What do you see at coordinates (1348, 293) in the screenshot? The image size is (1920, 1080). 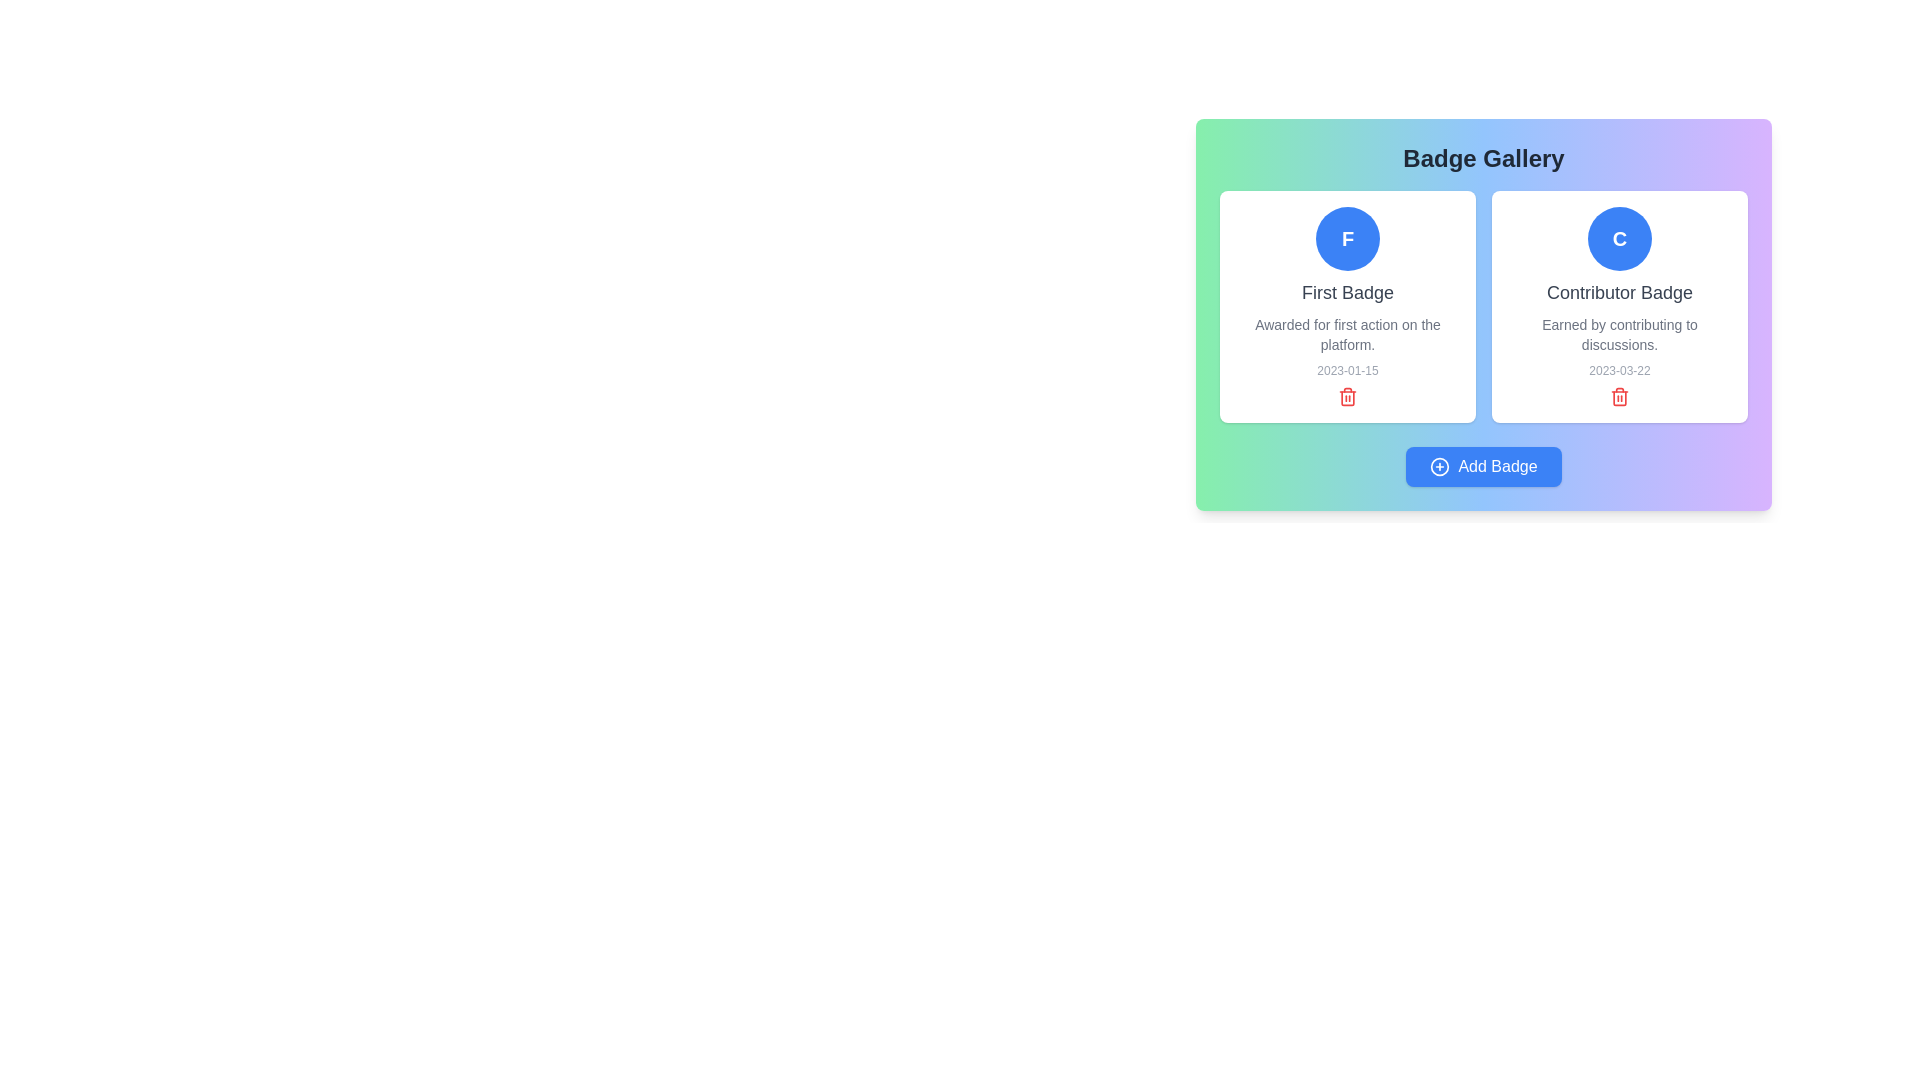 I see `the text label 'First Badge', which is styled with a medium-sized gray font and located below the blue circular icon with the letter 'F' in the Badge Gallery section` at bounding box center [1348, 293].